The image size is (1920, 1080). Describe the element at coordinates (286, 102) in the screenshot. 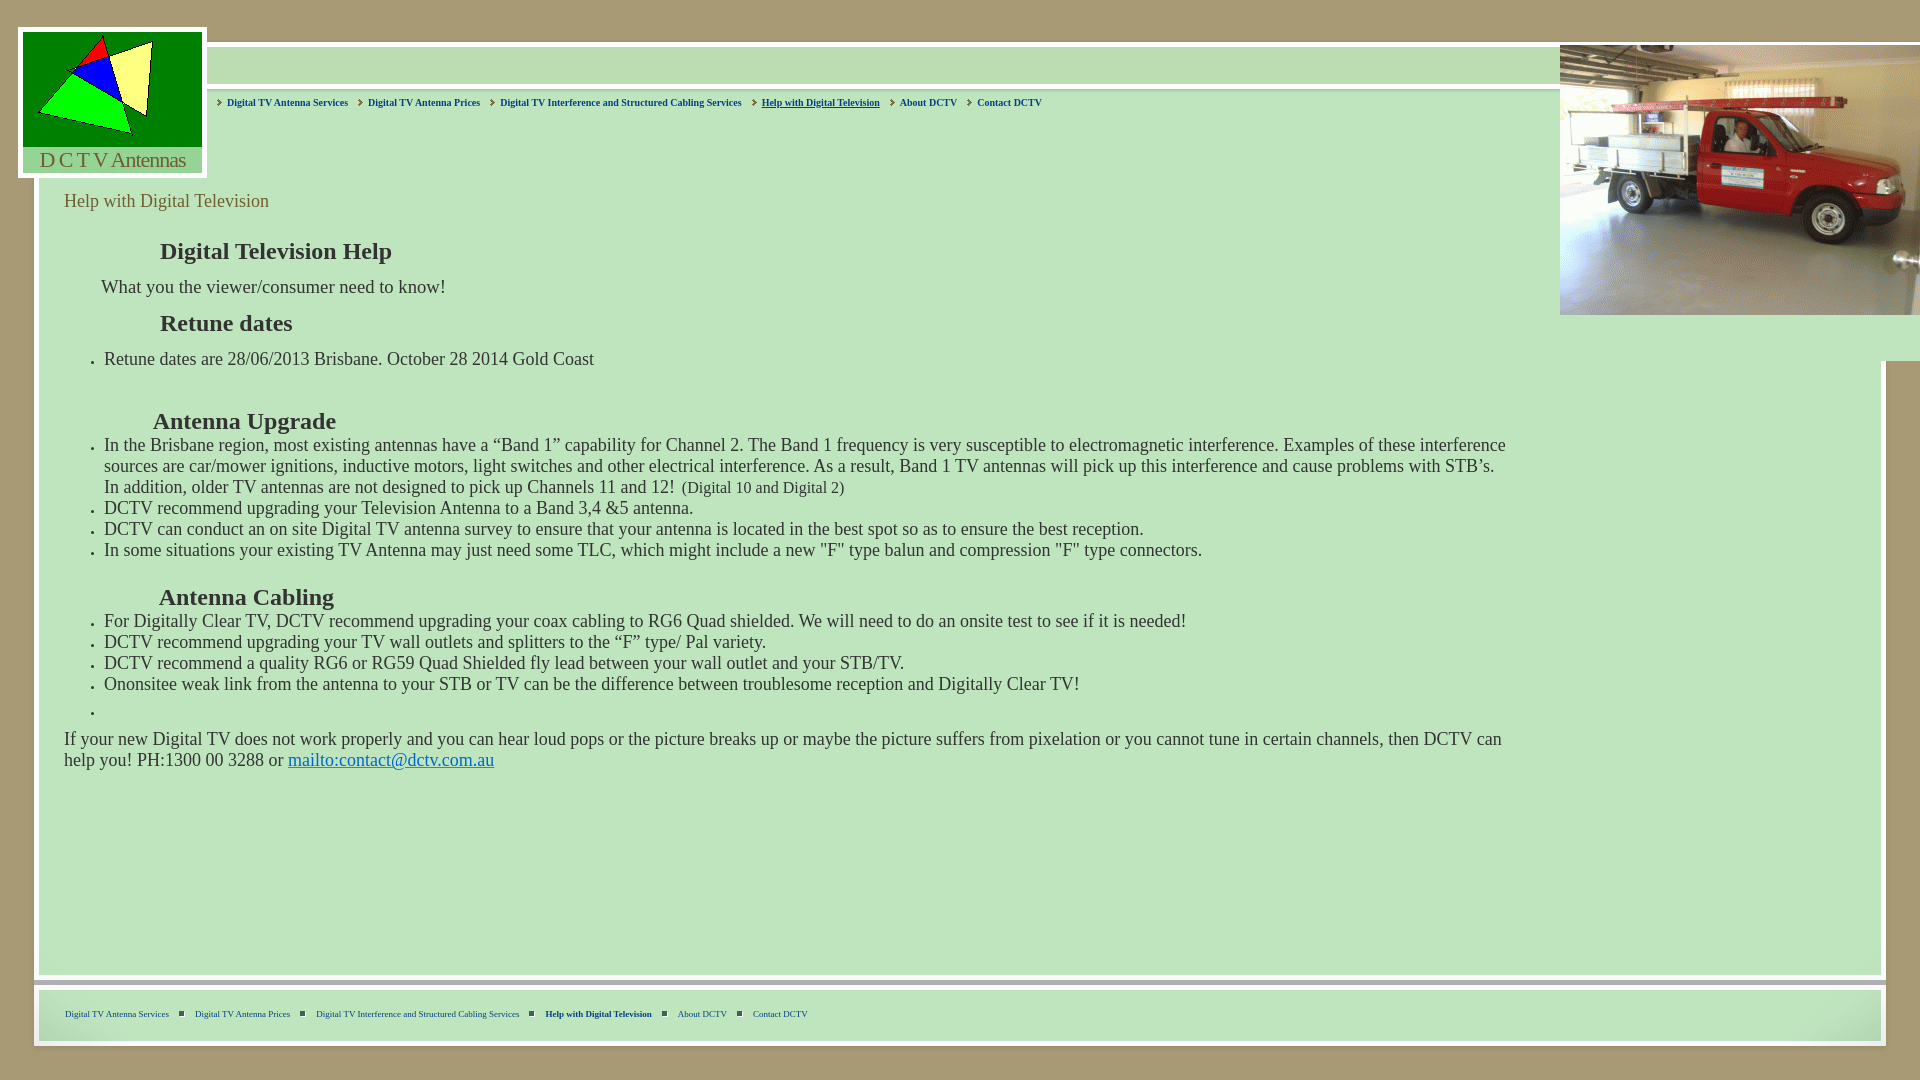

I see `'Digital TV Antenna Services'` at that location.